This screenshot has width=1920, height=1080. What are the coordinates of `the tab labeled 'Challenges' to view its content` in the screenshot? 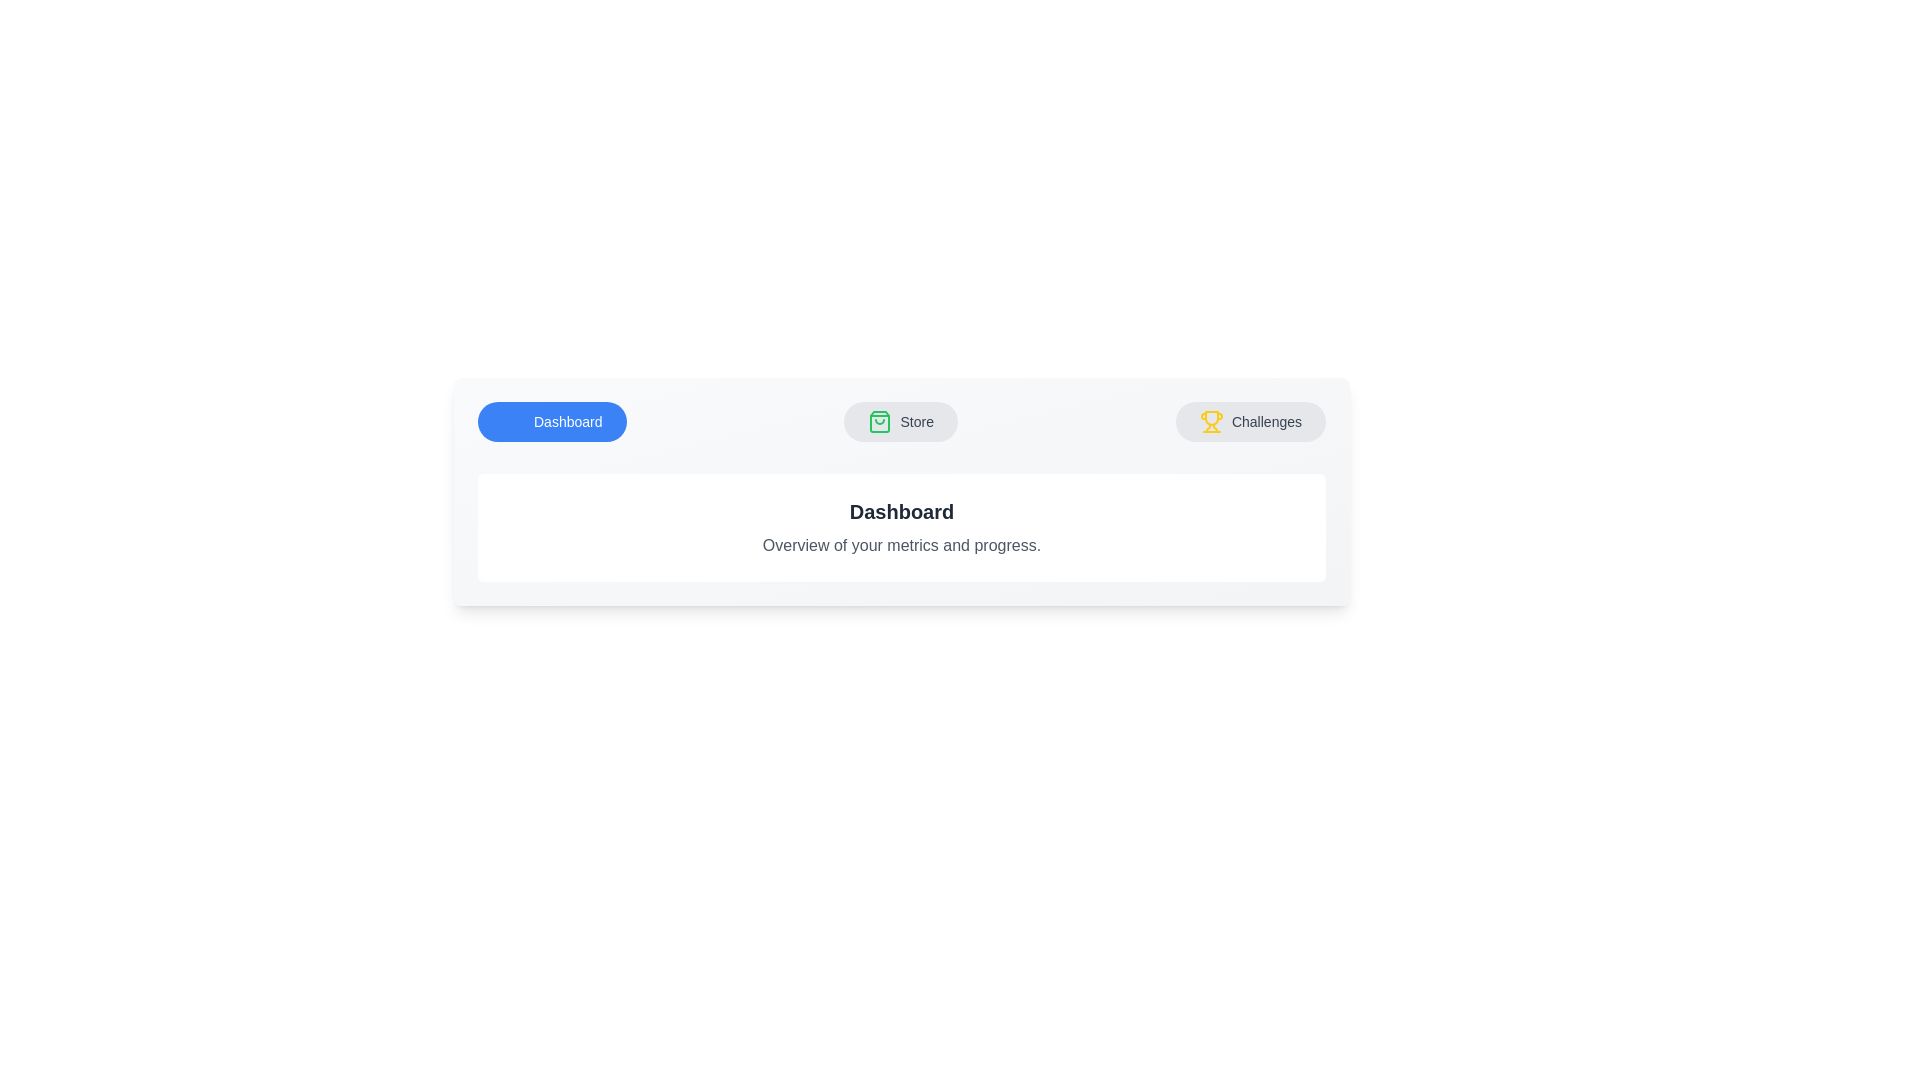 It's located at (1249, 420).